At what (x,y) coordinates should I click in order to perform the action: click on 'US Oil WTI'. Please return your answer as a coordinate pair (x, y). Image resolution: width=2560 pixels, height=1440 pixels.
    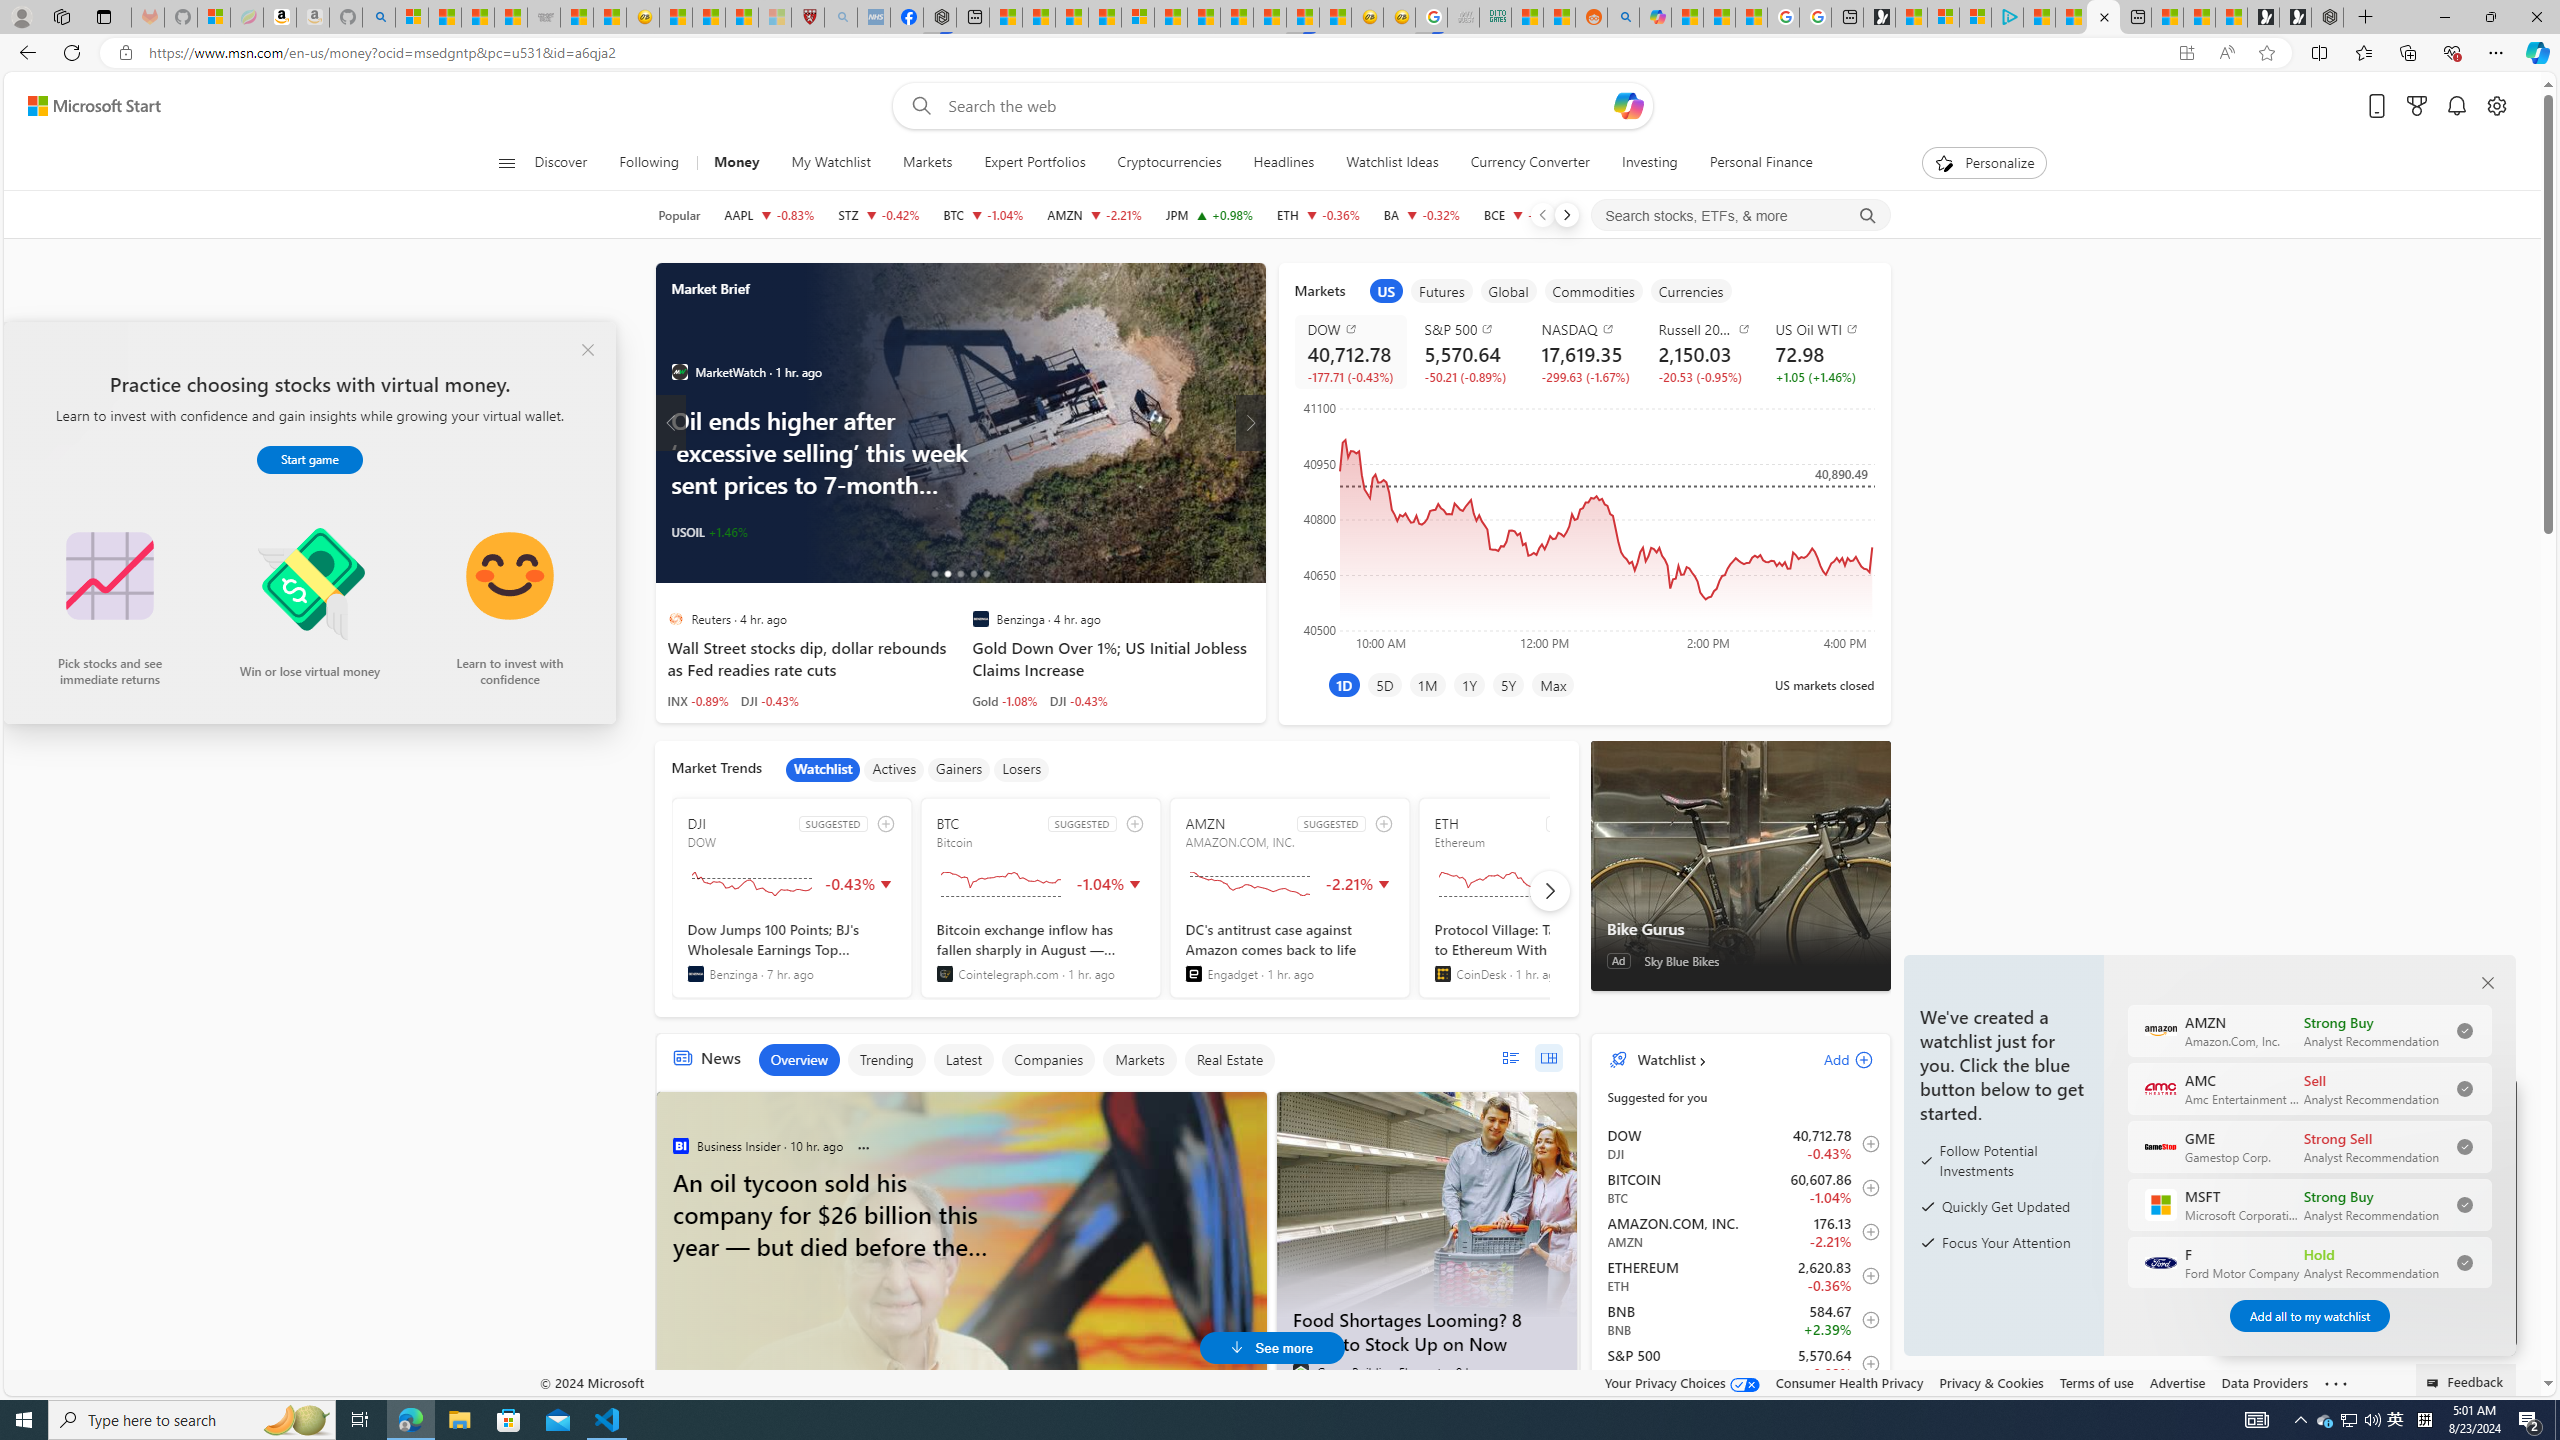
    Looking at the image, I should click on (1821, 329).